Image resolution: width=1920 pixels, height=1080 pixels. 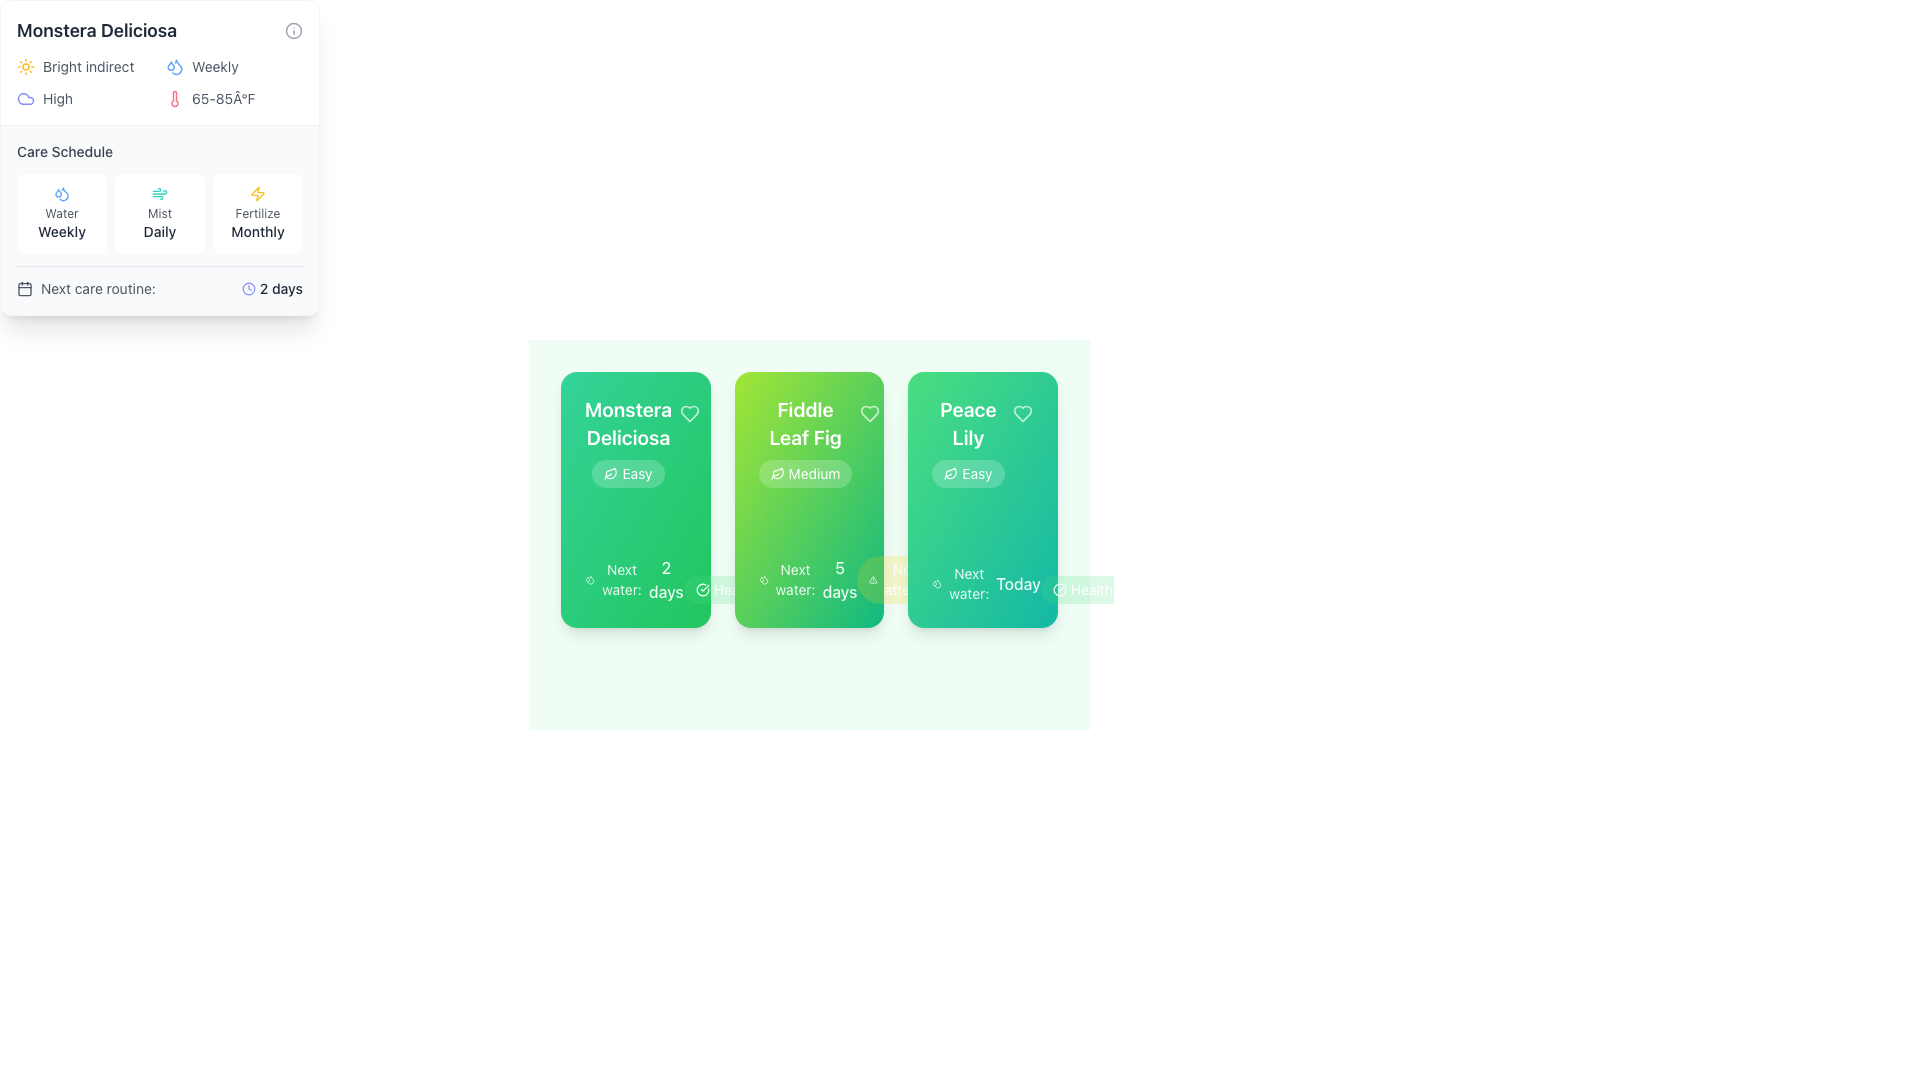 I want to click on the Label element that indicates the next watering schedule, located centrally above the 'Today' label within the 'Peace Lily' card, so click(x=969, y=583).